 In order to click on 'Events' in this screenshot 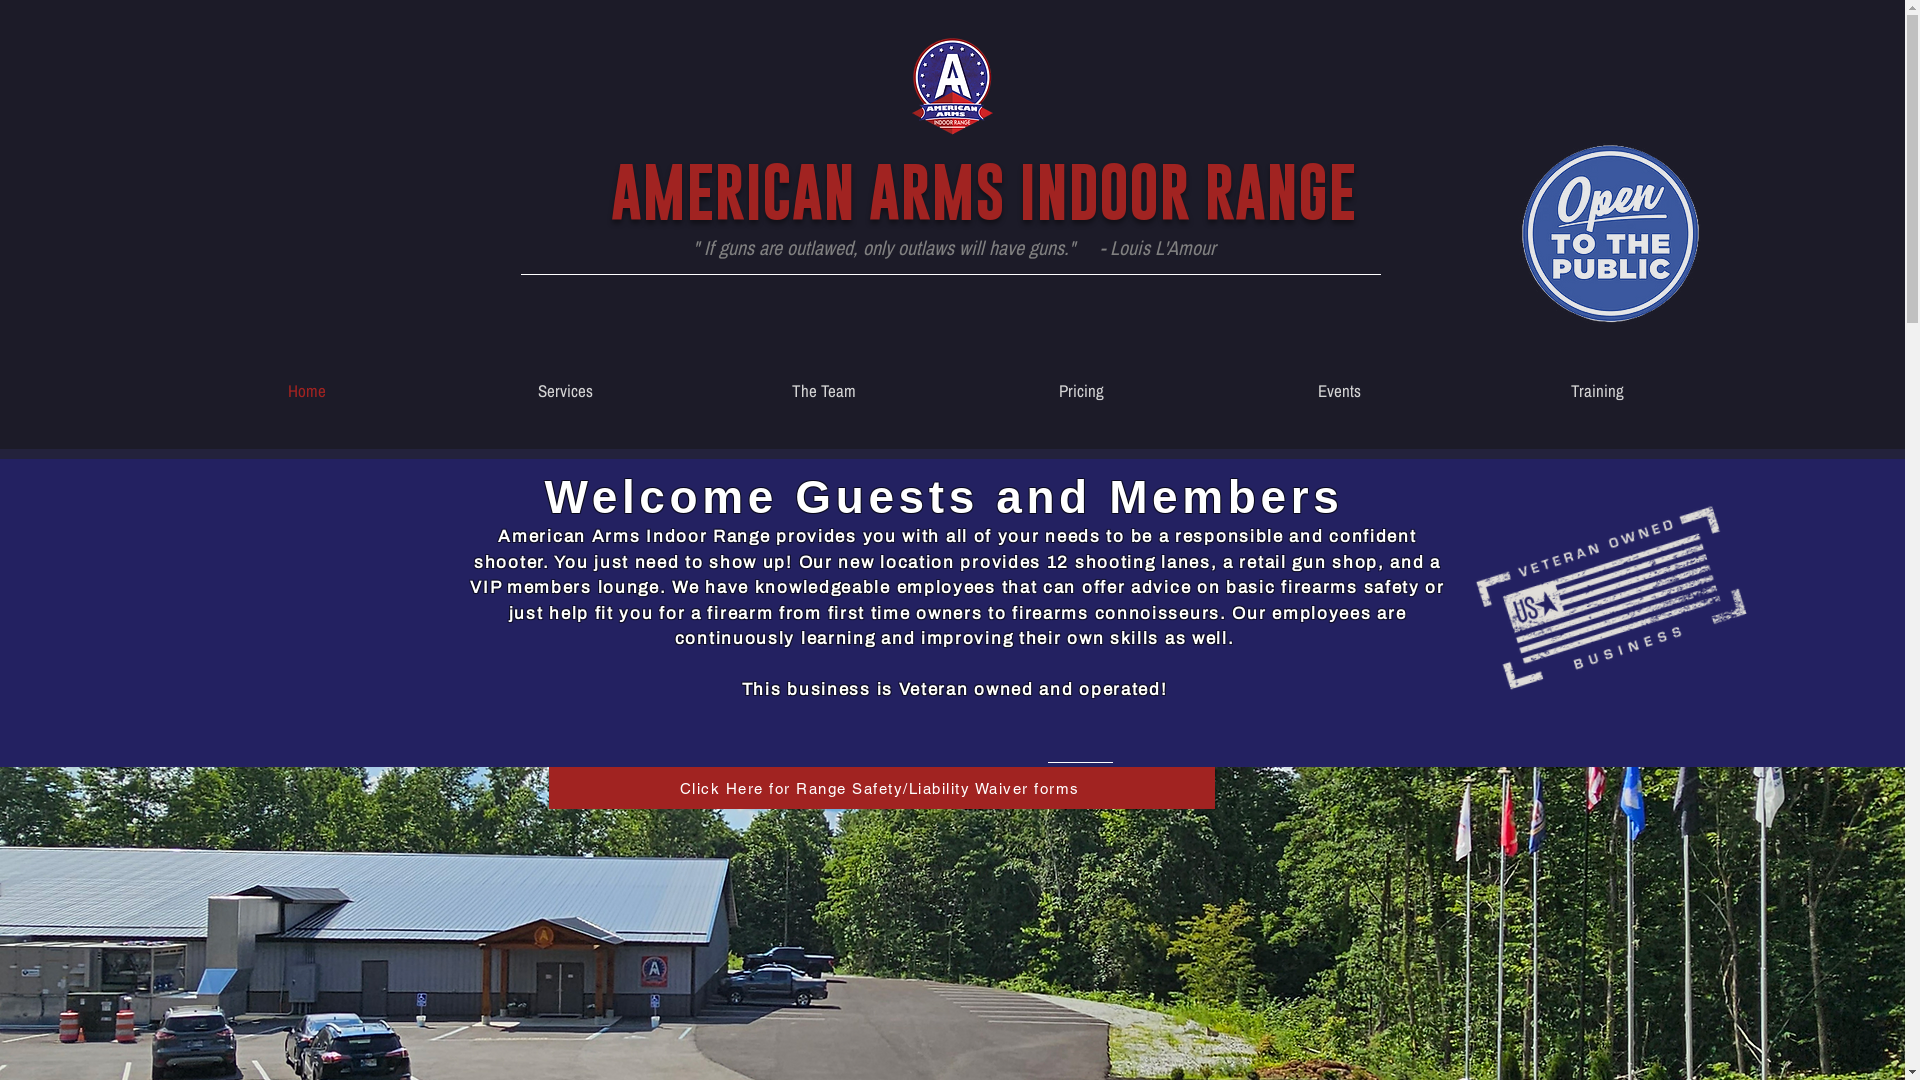, I will do `click(1208, 390)`.